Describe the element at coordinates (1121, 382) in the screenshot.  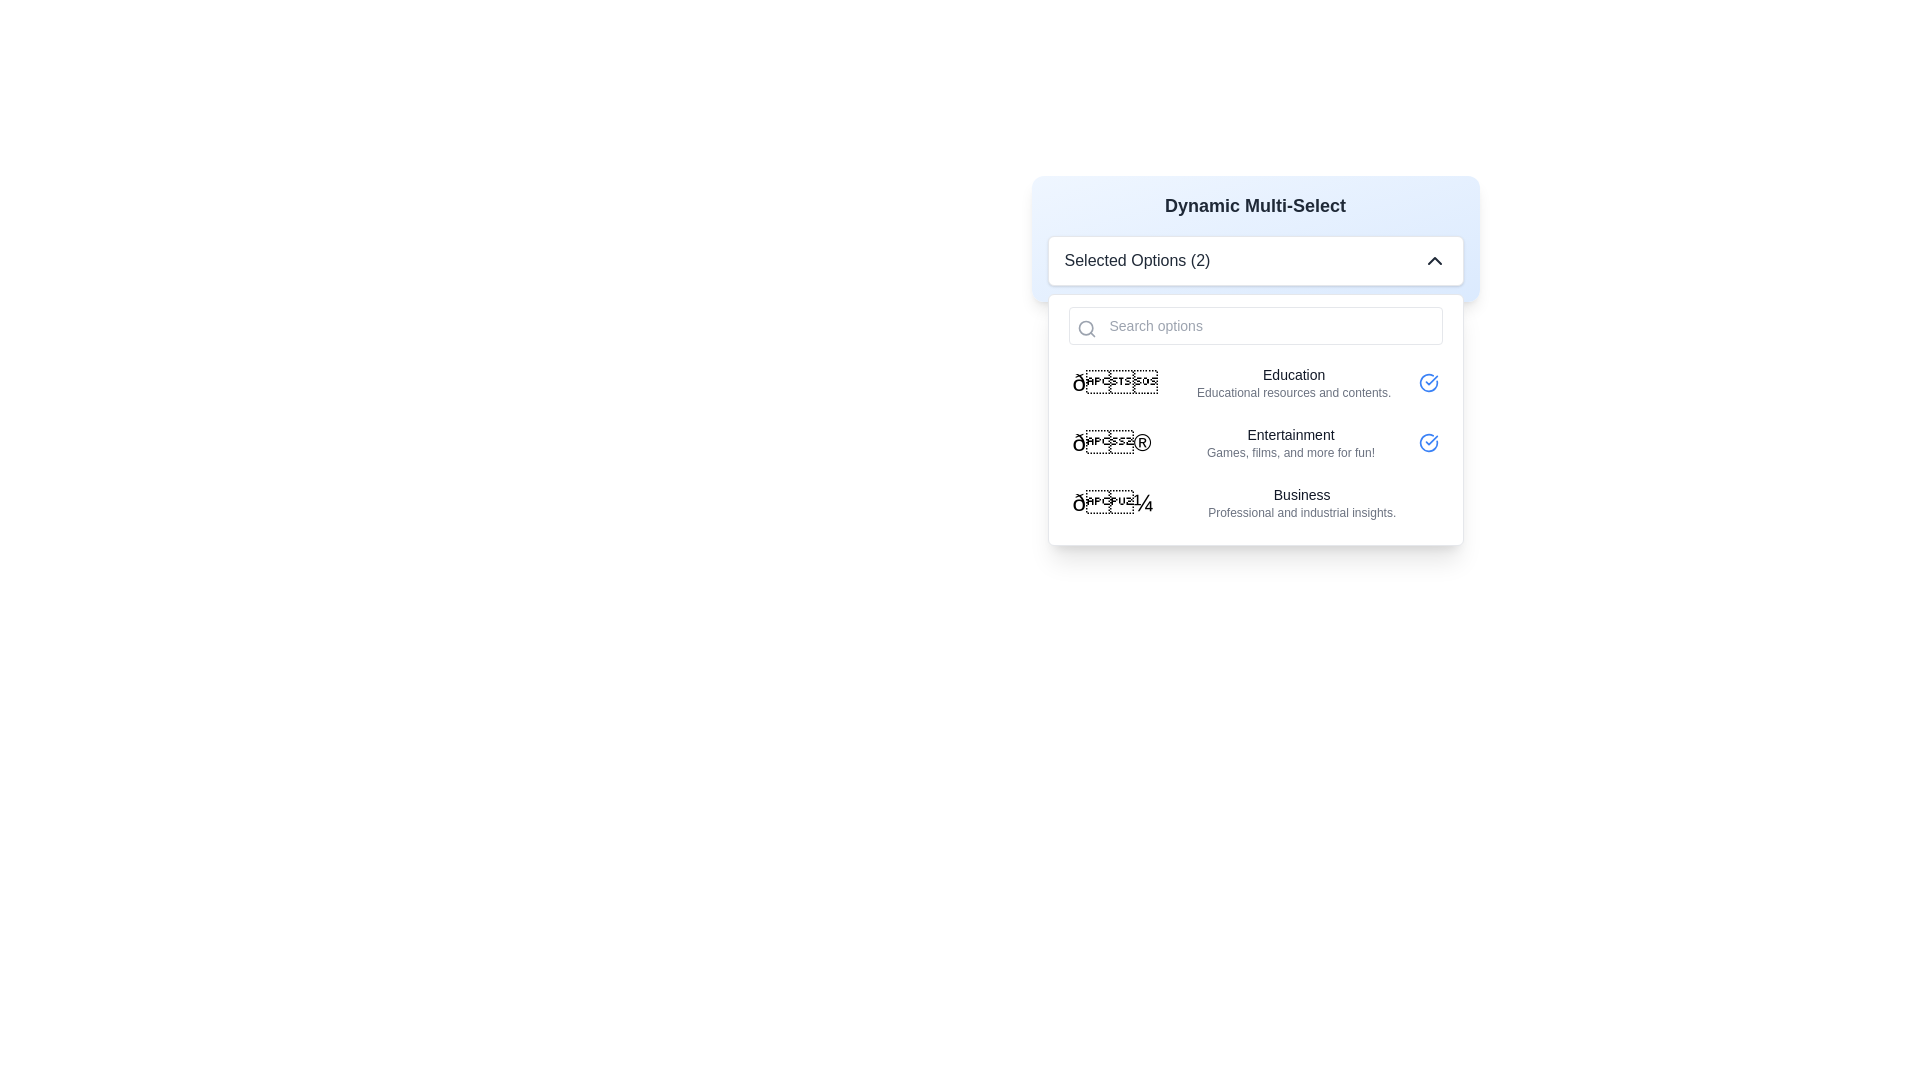
I see `the prominent emoji or icon that precedes the 'Education' label in the dynamic multi-select dropdown as a visual indicator` at that location.